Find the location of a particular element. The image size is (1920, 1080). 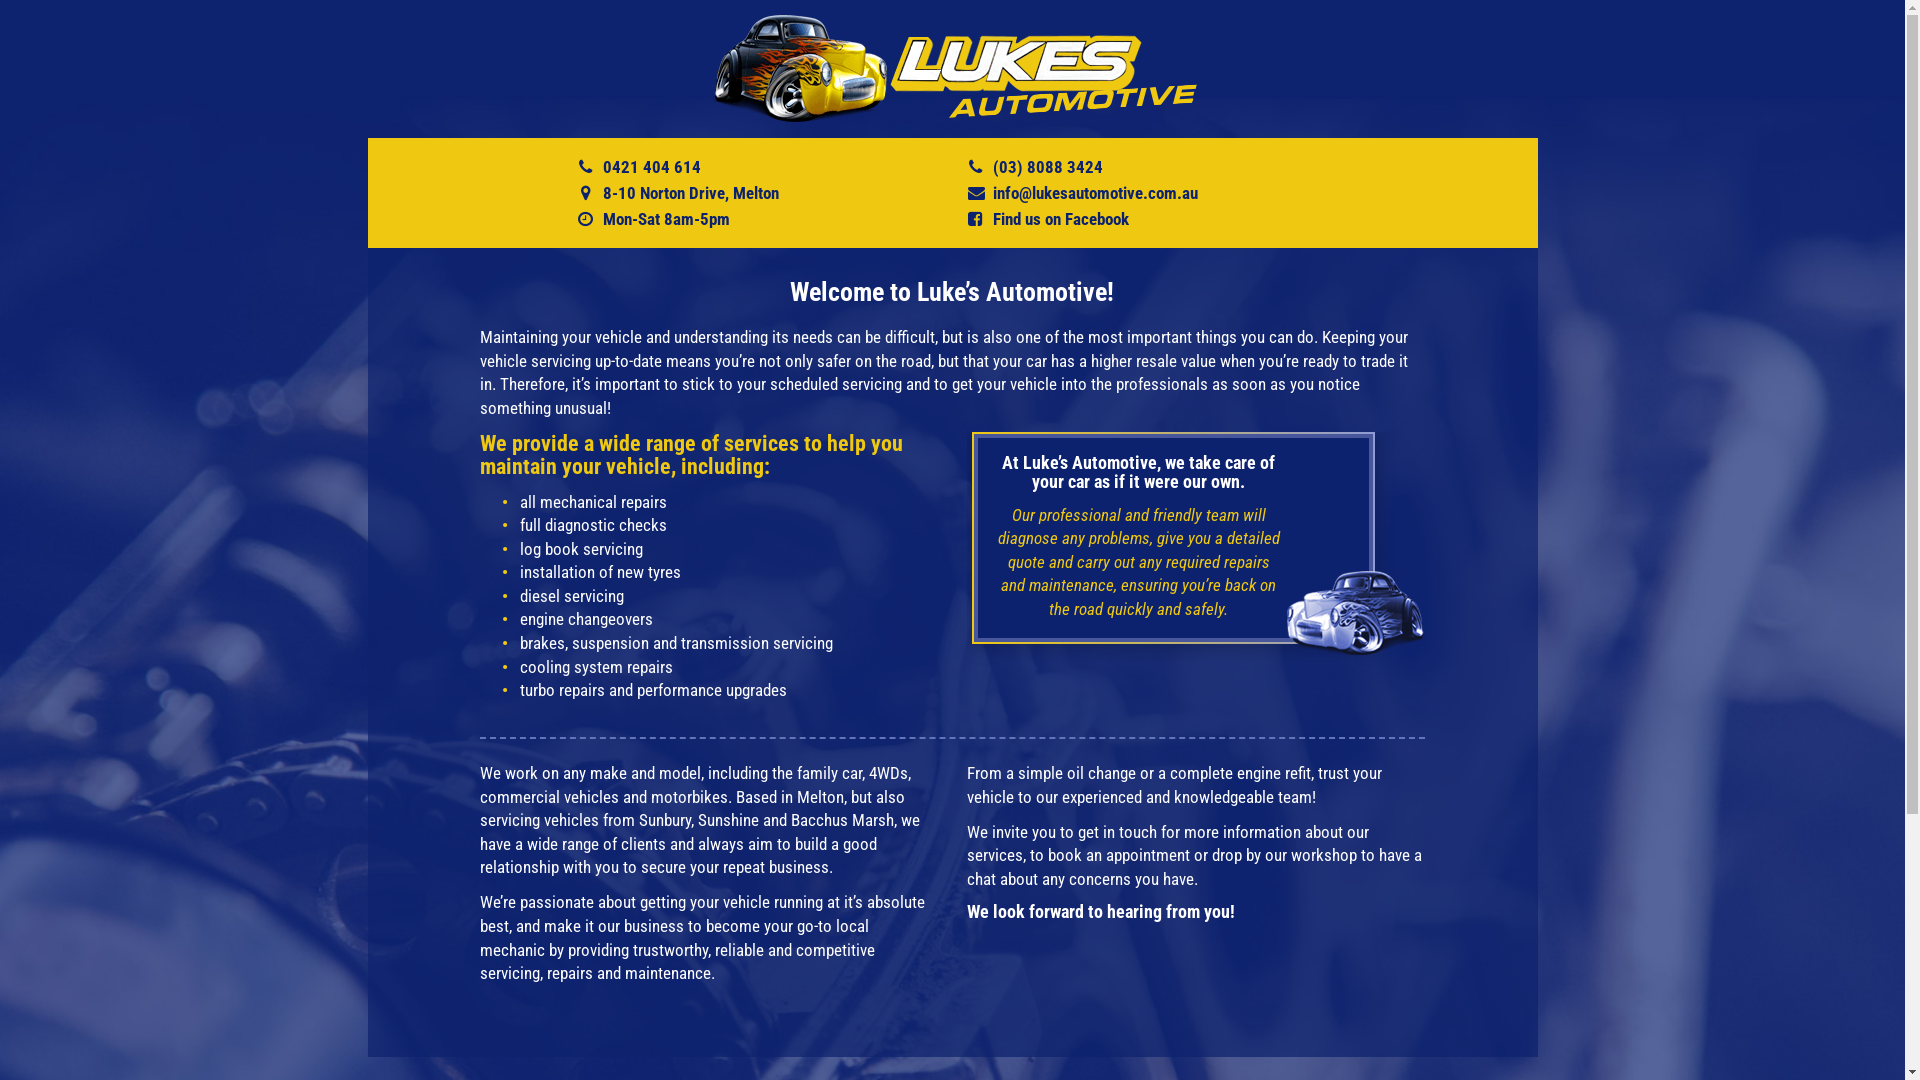

'8-10 Norton Drive, Melton' is located at coordinates (691, 192).